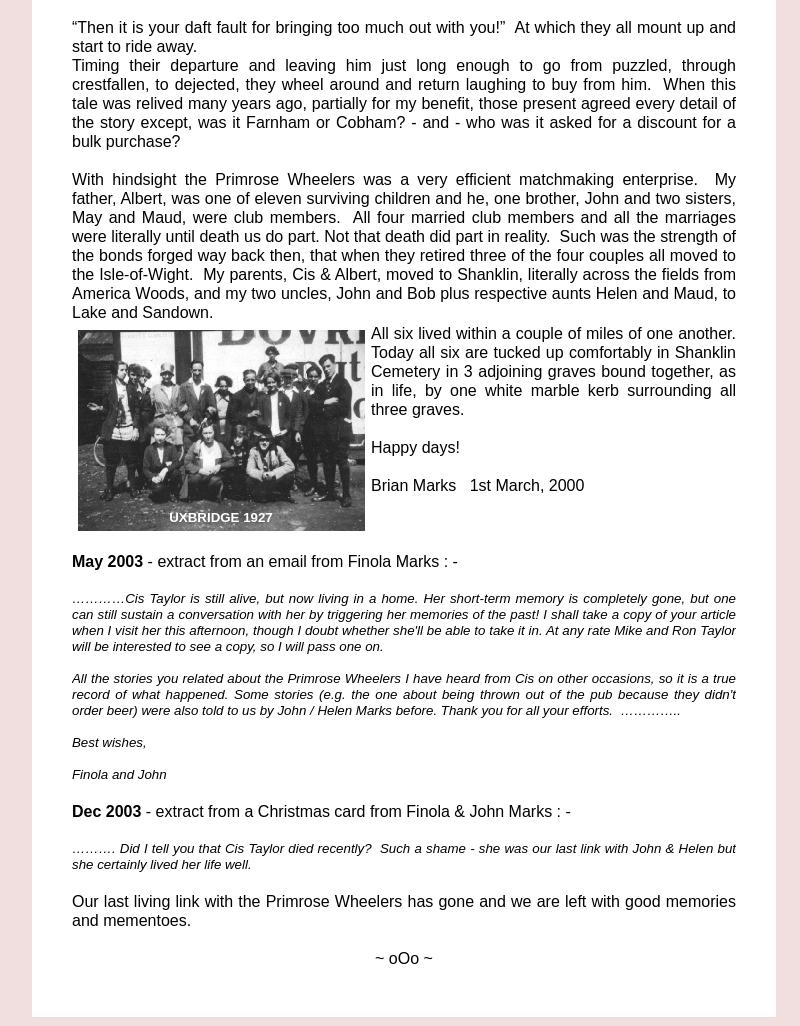 This screenshot has height=1026, width=800. I want to click on 'she was our last link with John & Helen but she certainly lived her life well.', so click(404, 856).